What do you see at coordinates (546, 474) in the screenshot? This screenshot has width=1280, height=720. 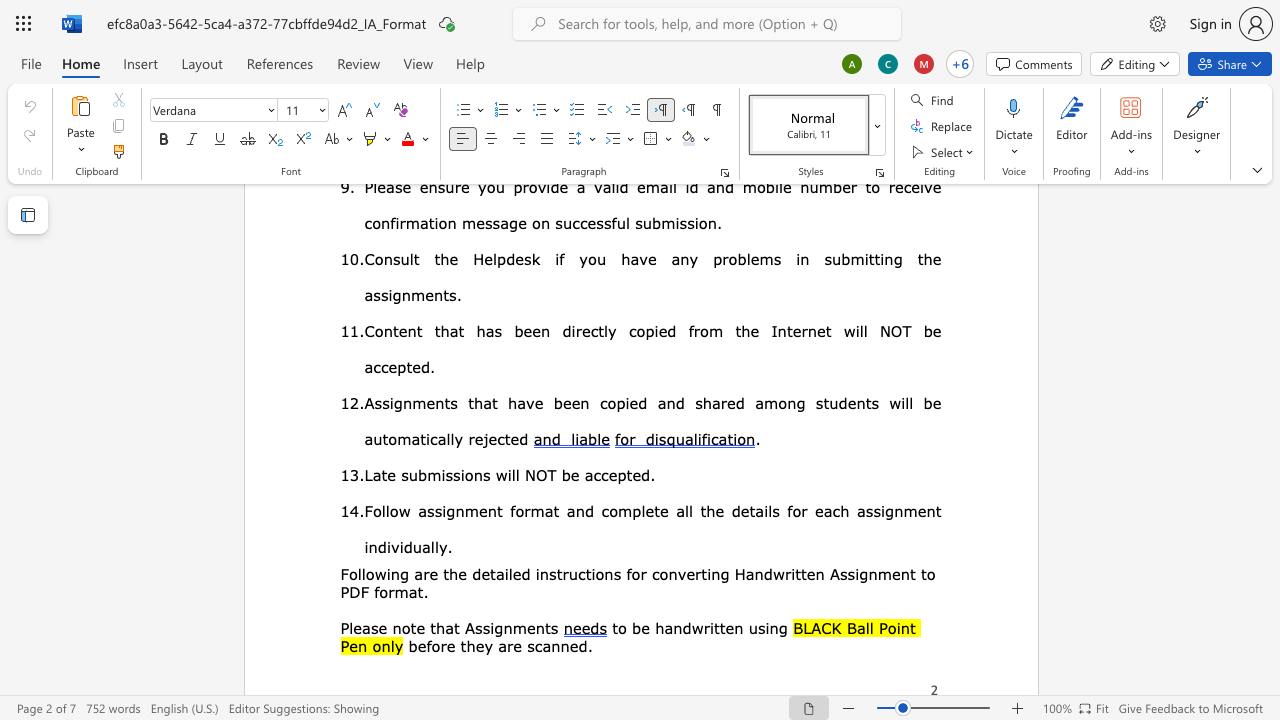 I see `the space between the continuous character "O" and "T" in the text` at bounding box center [546, 474].